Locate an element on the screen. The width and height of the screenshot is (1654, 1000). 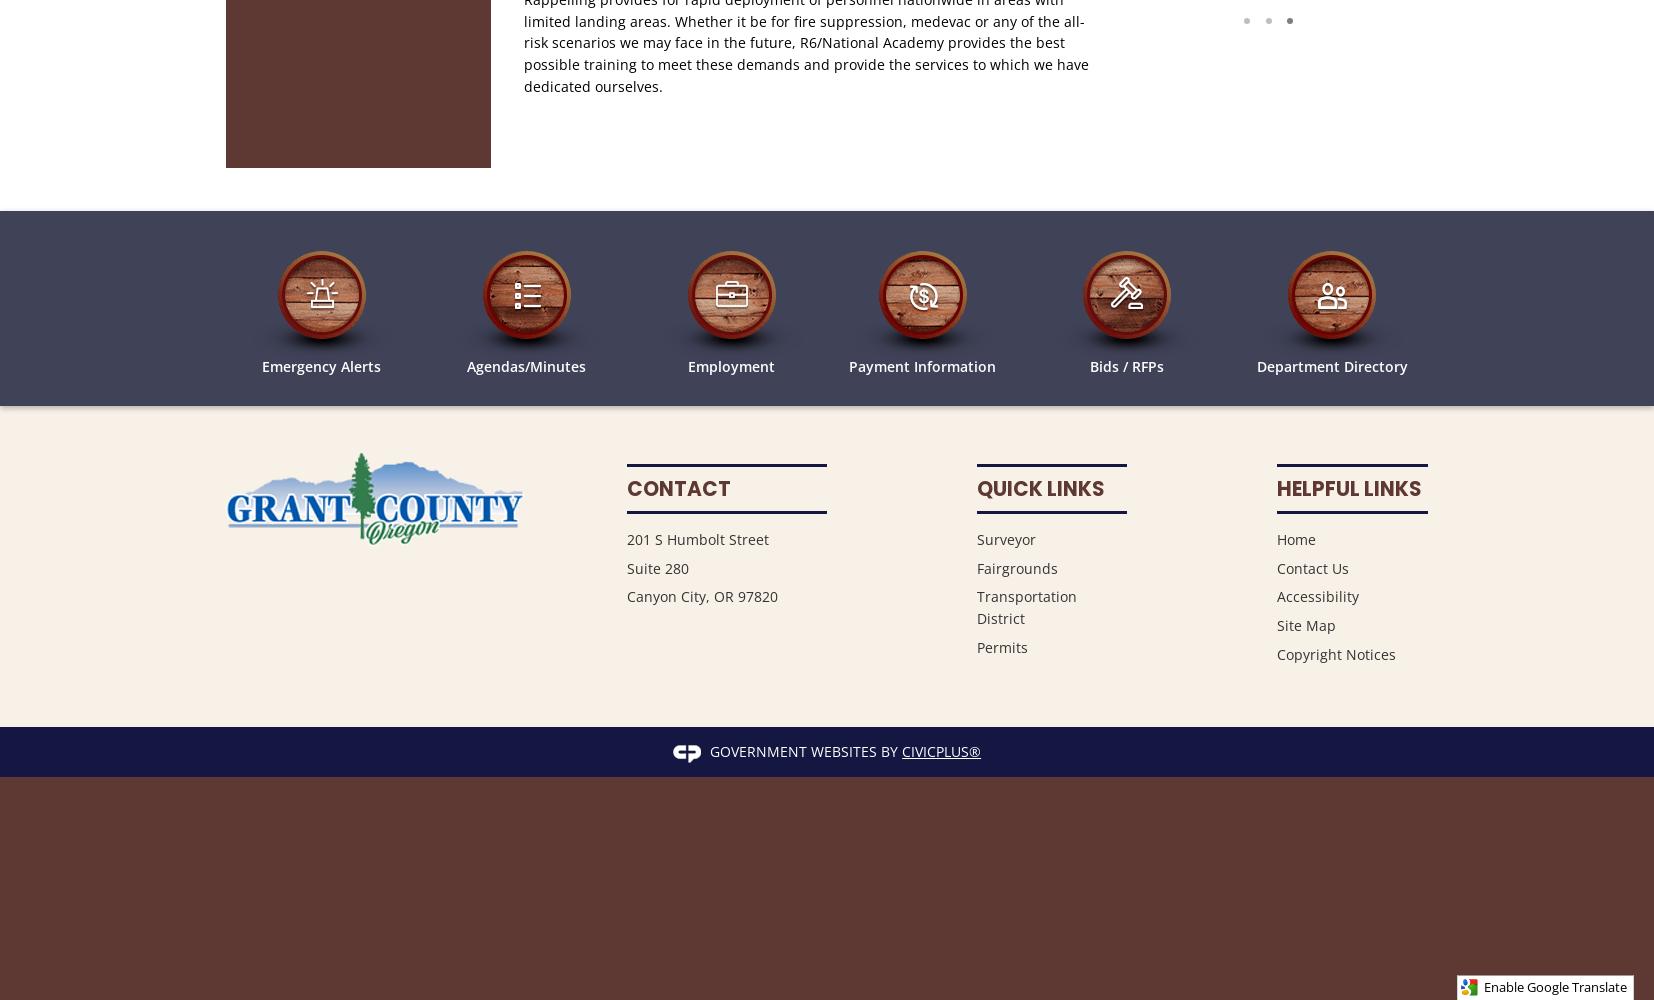
'3' is located at coordinates (1314, 20).